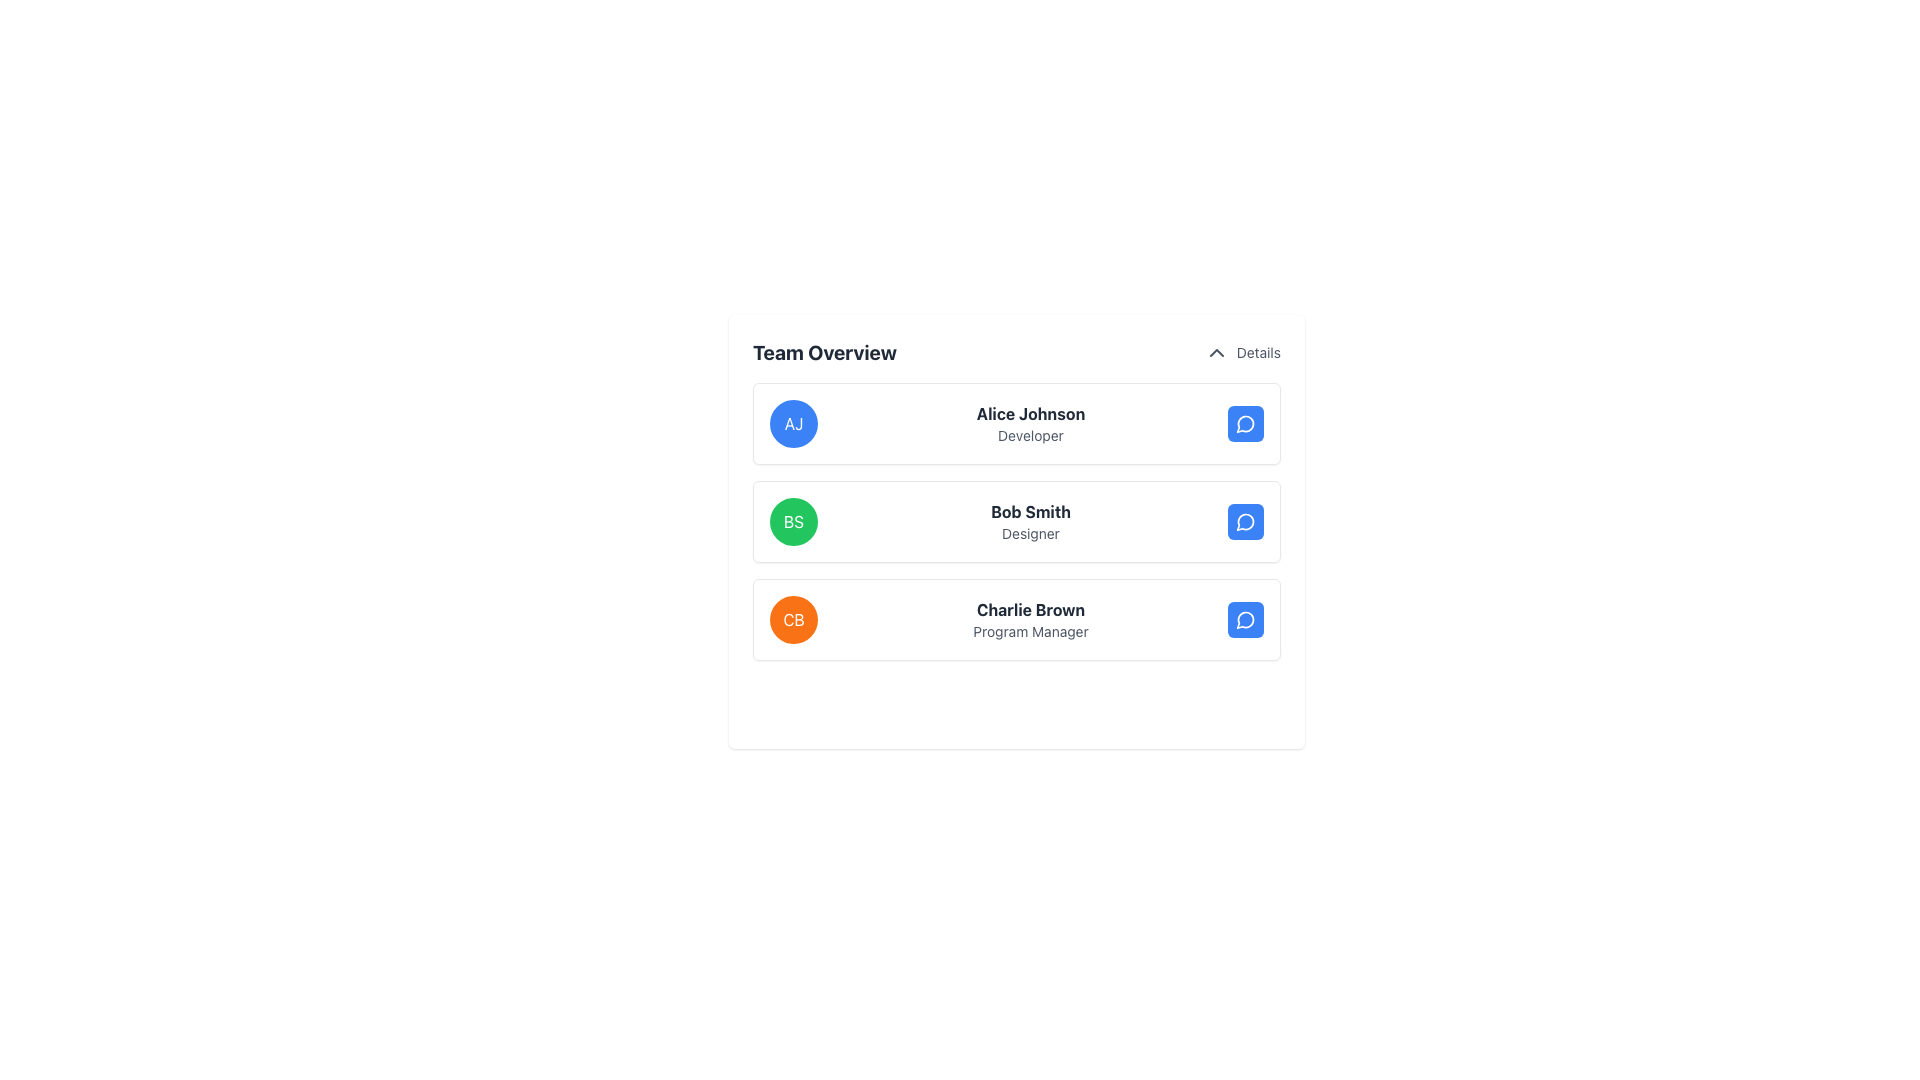  What do you see at coordinates (1031, 608) in the screenshot?
I see `text 'Charlie Brown' which is the top-most text in the third row of the 'Team Overview' list item` at bounding box center [1031, 608].